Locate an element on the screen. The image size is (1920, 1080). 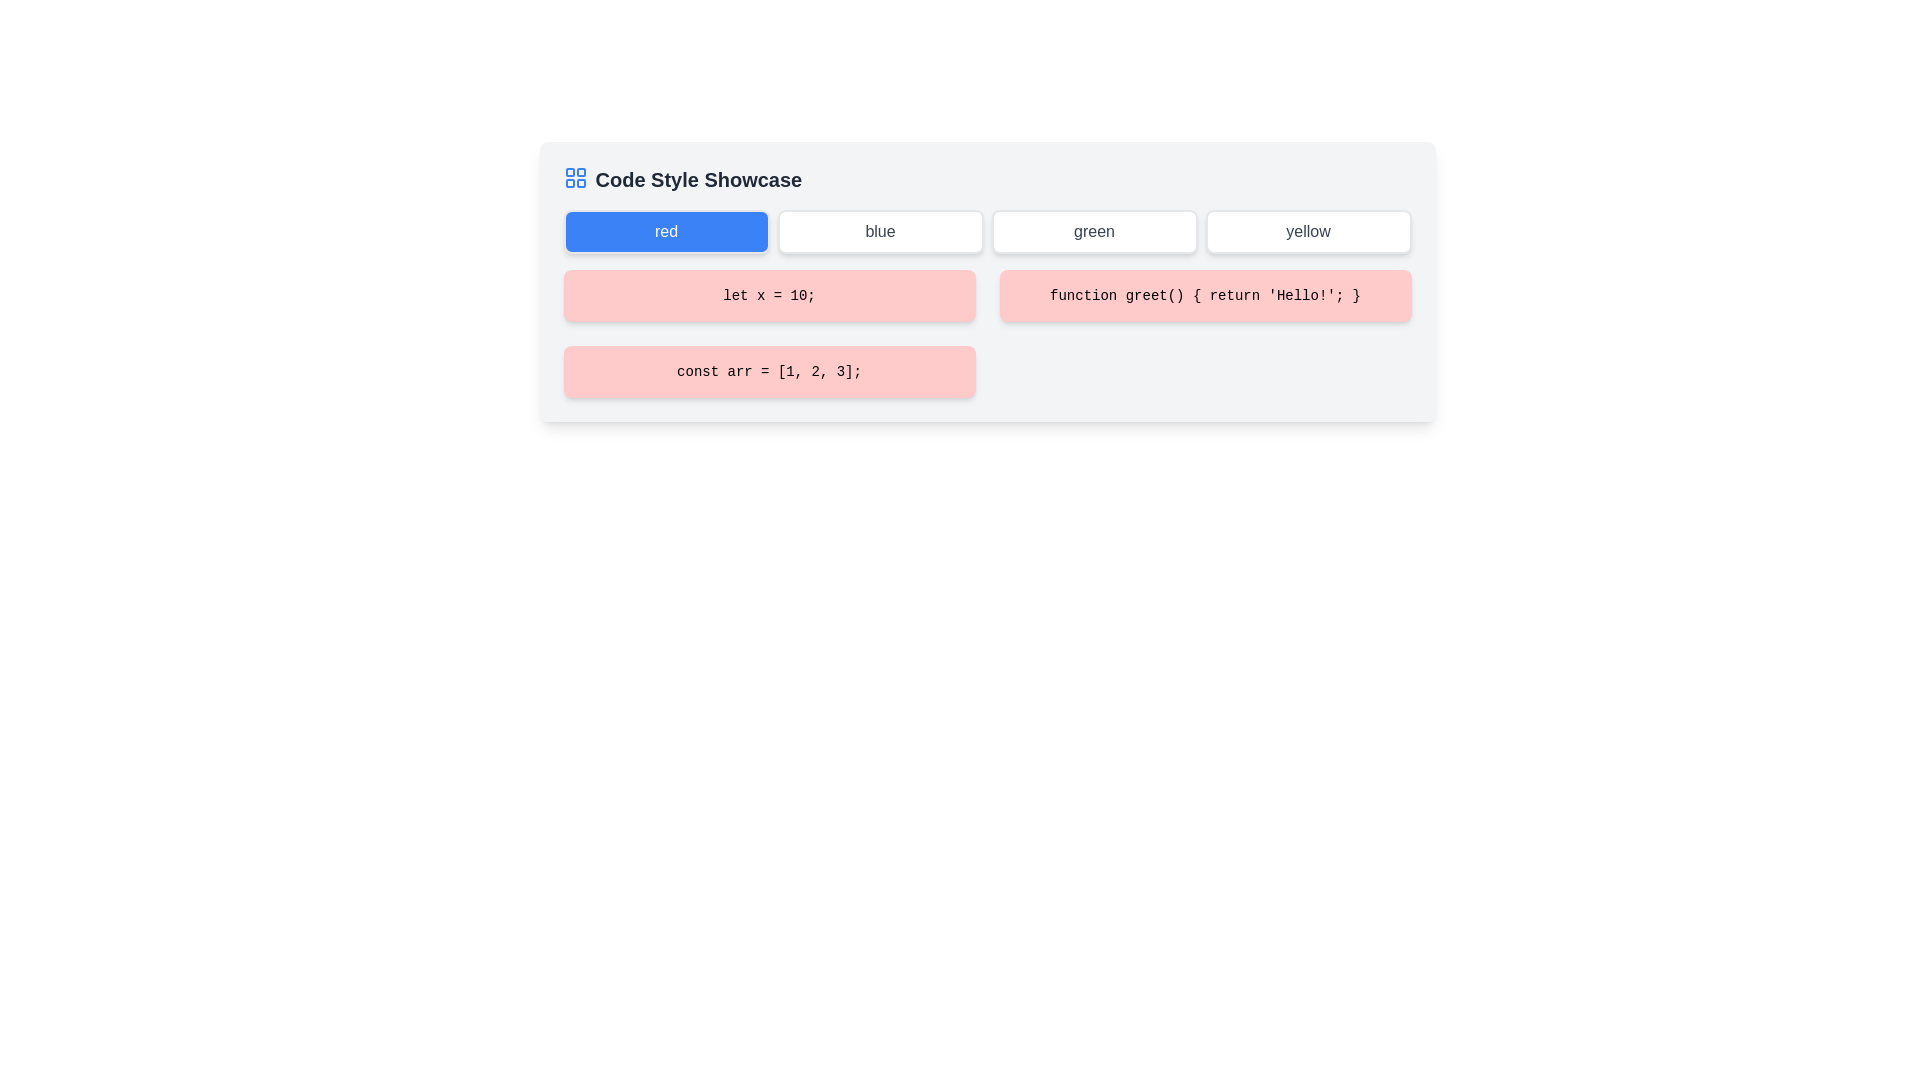
the button labeled 'yellow', which is the fourth button in a horizontal series of four buttons is located at coordinates (1308, 230).